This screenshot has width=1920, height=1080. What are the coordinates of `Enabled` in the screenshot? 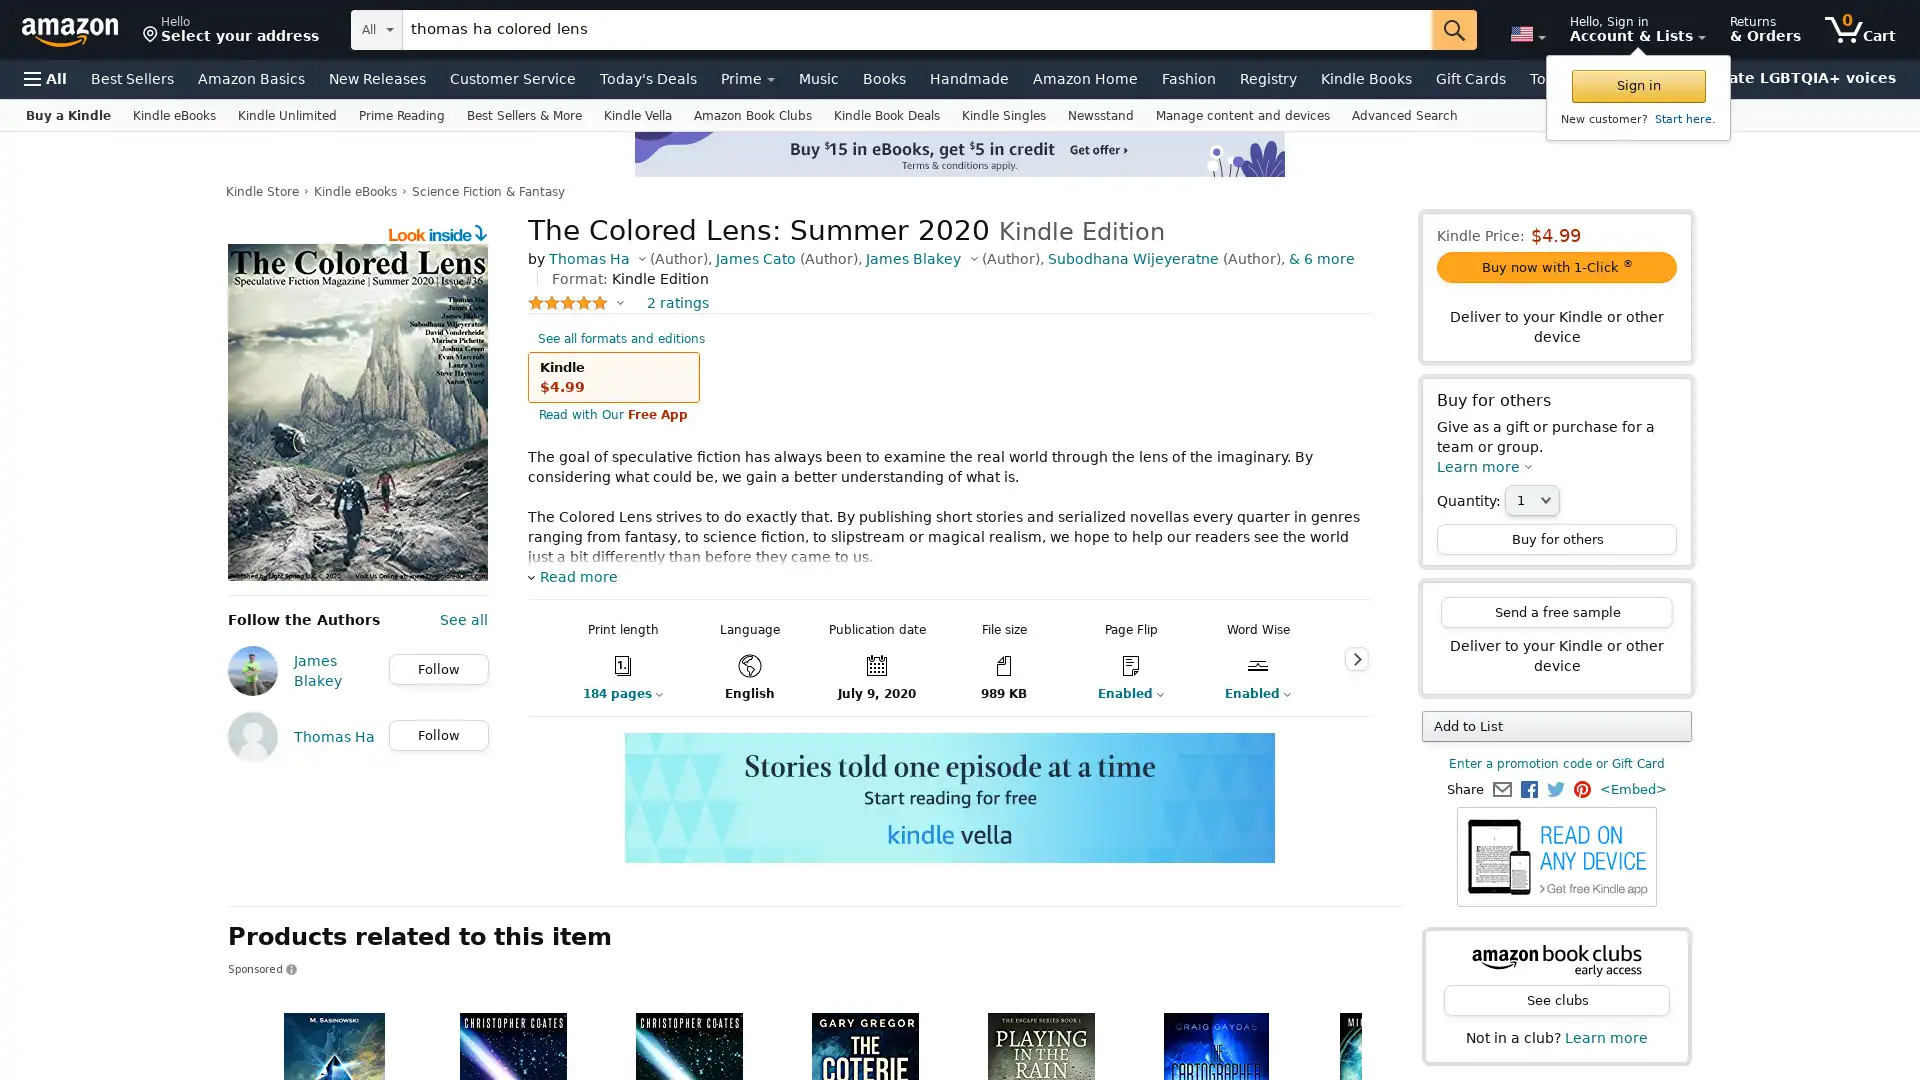 It's located at (1256, 693).